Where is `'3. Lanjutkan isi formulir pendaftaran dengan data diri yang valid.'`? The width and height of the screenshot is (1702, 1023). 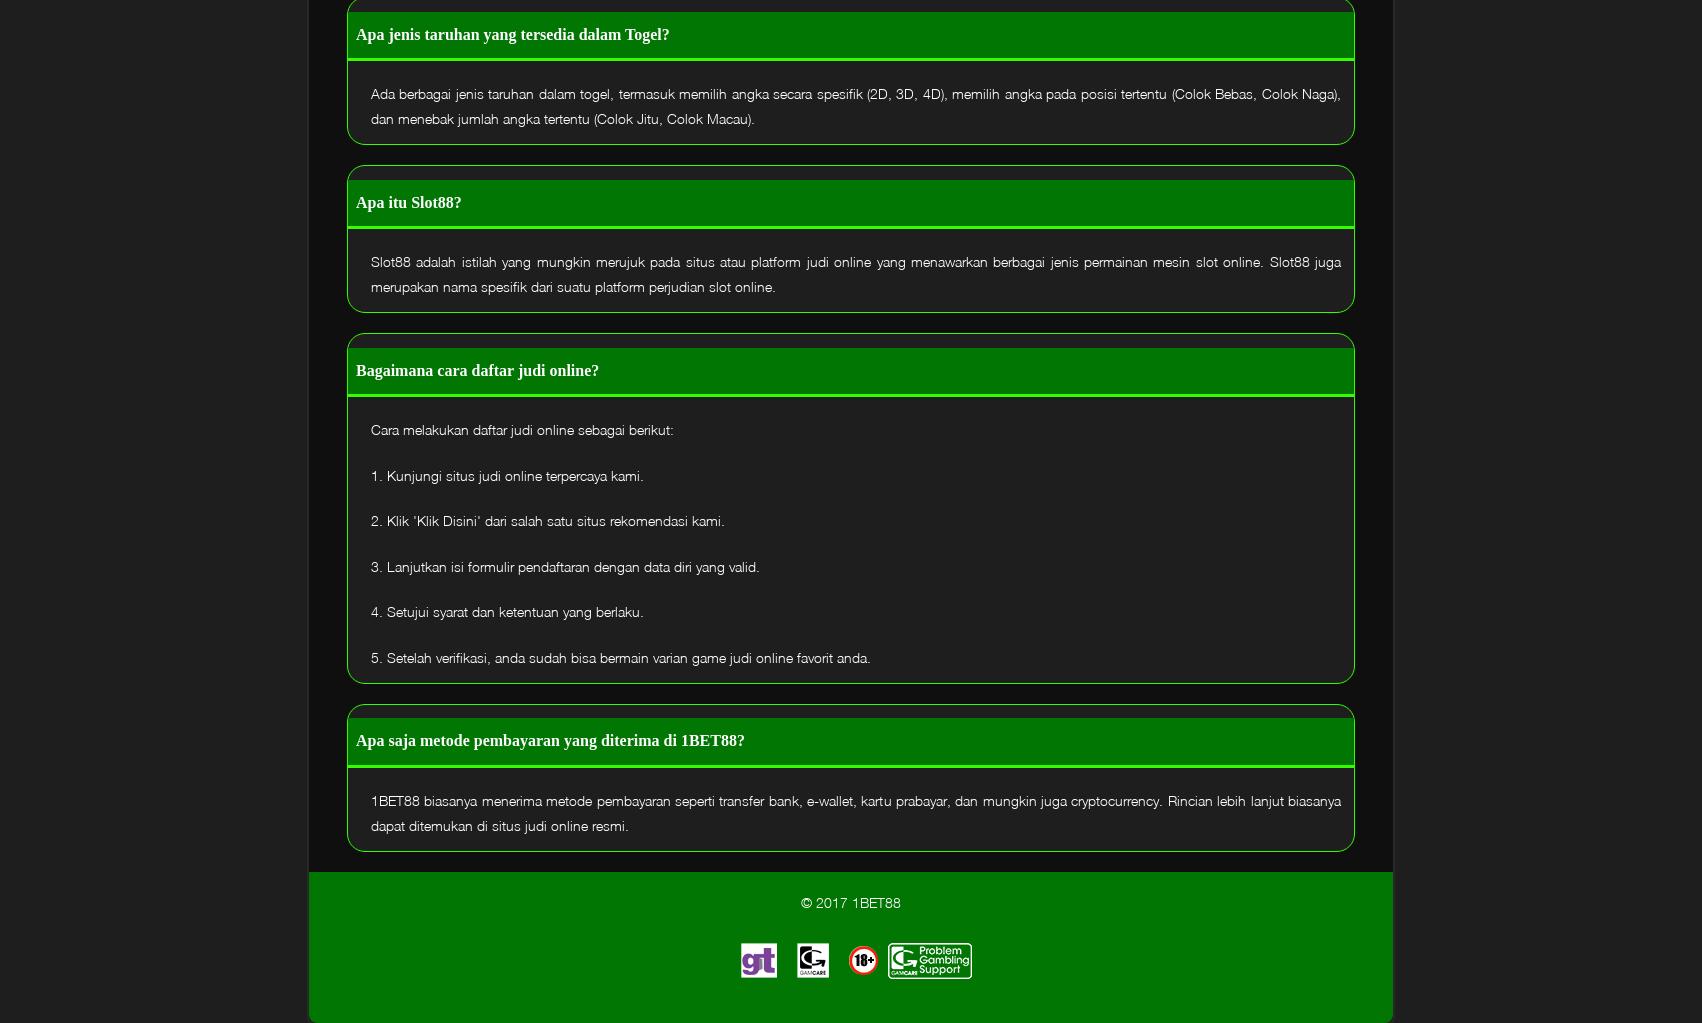
'3. Lanjutkan isi formulir pendaftaran dengan data diri yang valid.' is located at coordinates (564, 565).